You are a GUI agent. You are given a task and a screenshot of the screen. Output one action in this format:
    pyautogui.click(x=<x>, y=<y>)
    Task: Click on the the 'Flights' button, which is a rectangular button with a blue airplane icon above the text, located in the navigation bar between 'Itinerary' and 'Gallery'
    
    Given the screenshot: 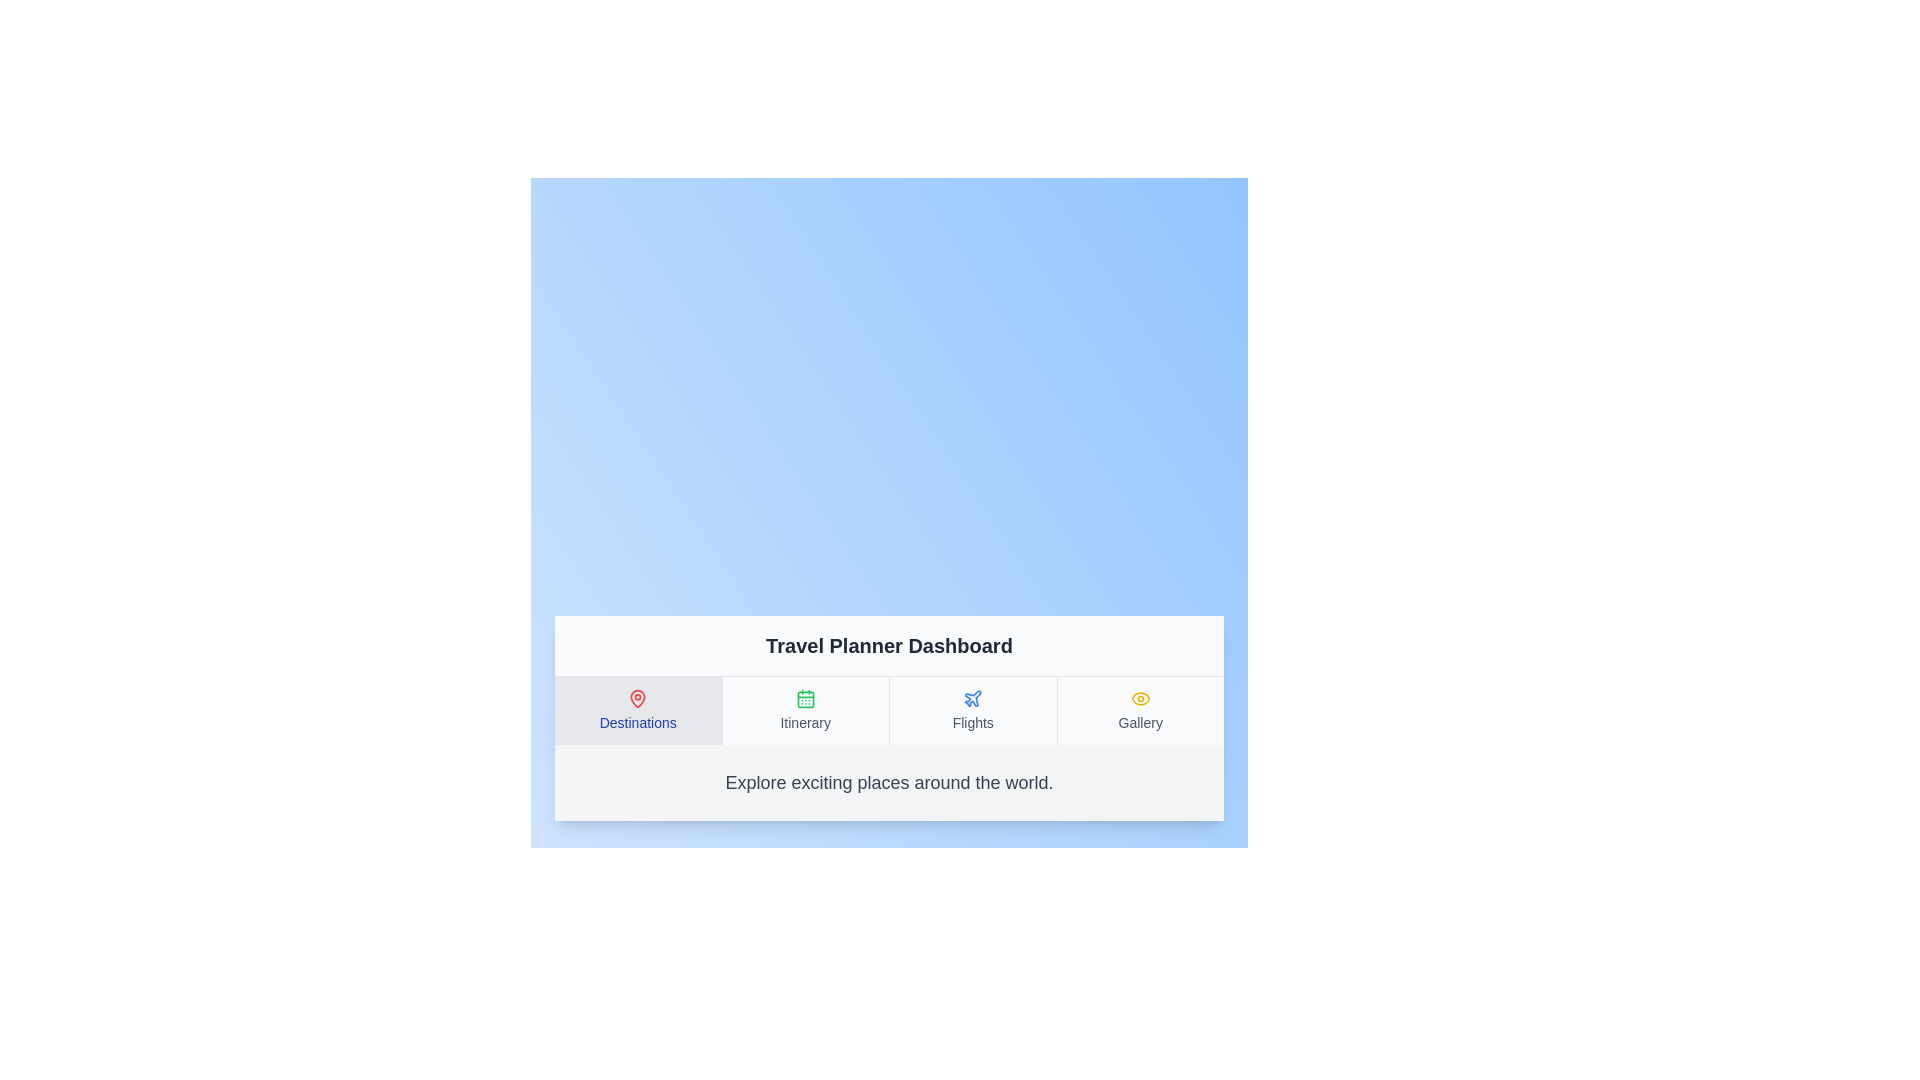 What is the action you would take?
    pyautogui.click(x=972, y=709)
    